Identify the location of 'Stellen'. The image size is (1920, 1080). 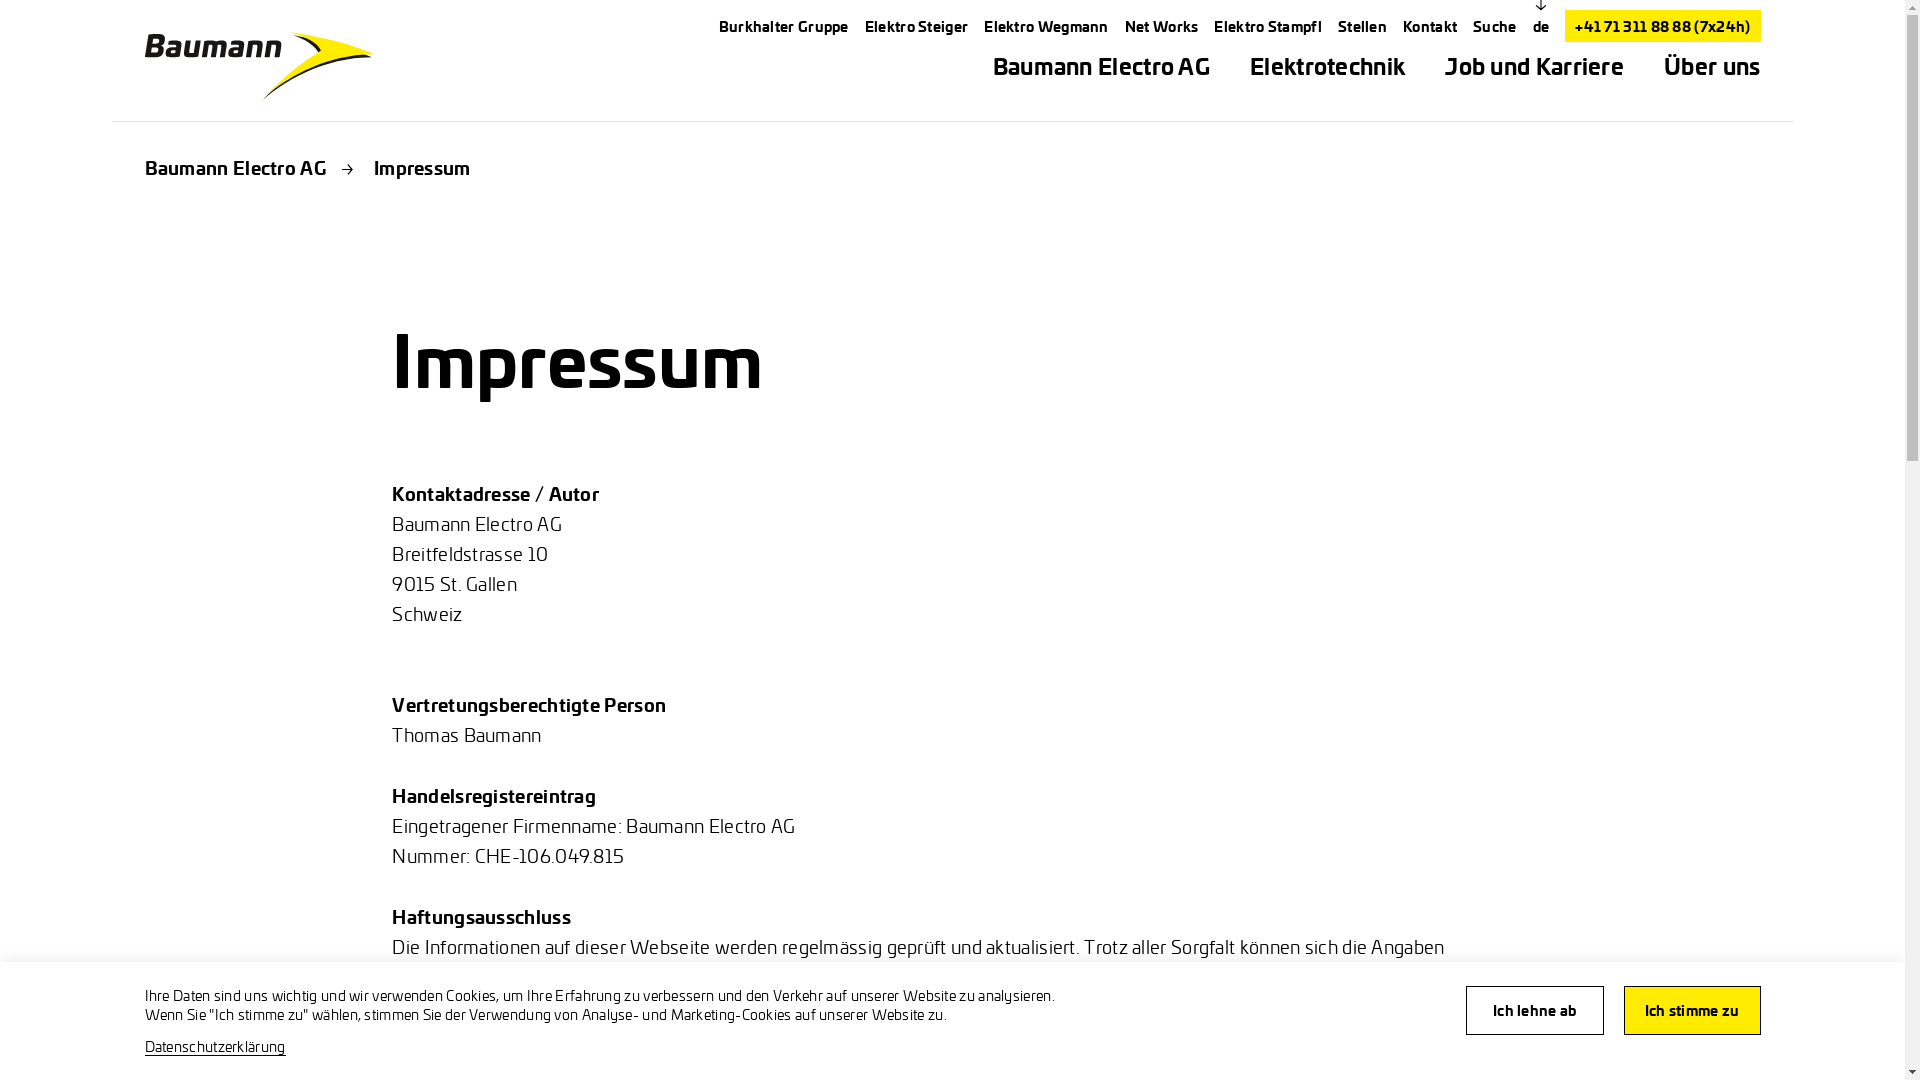
(1361, 26).